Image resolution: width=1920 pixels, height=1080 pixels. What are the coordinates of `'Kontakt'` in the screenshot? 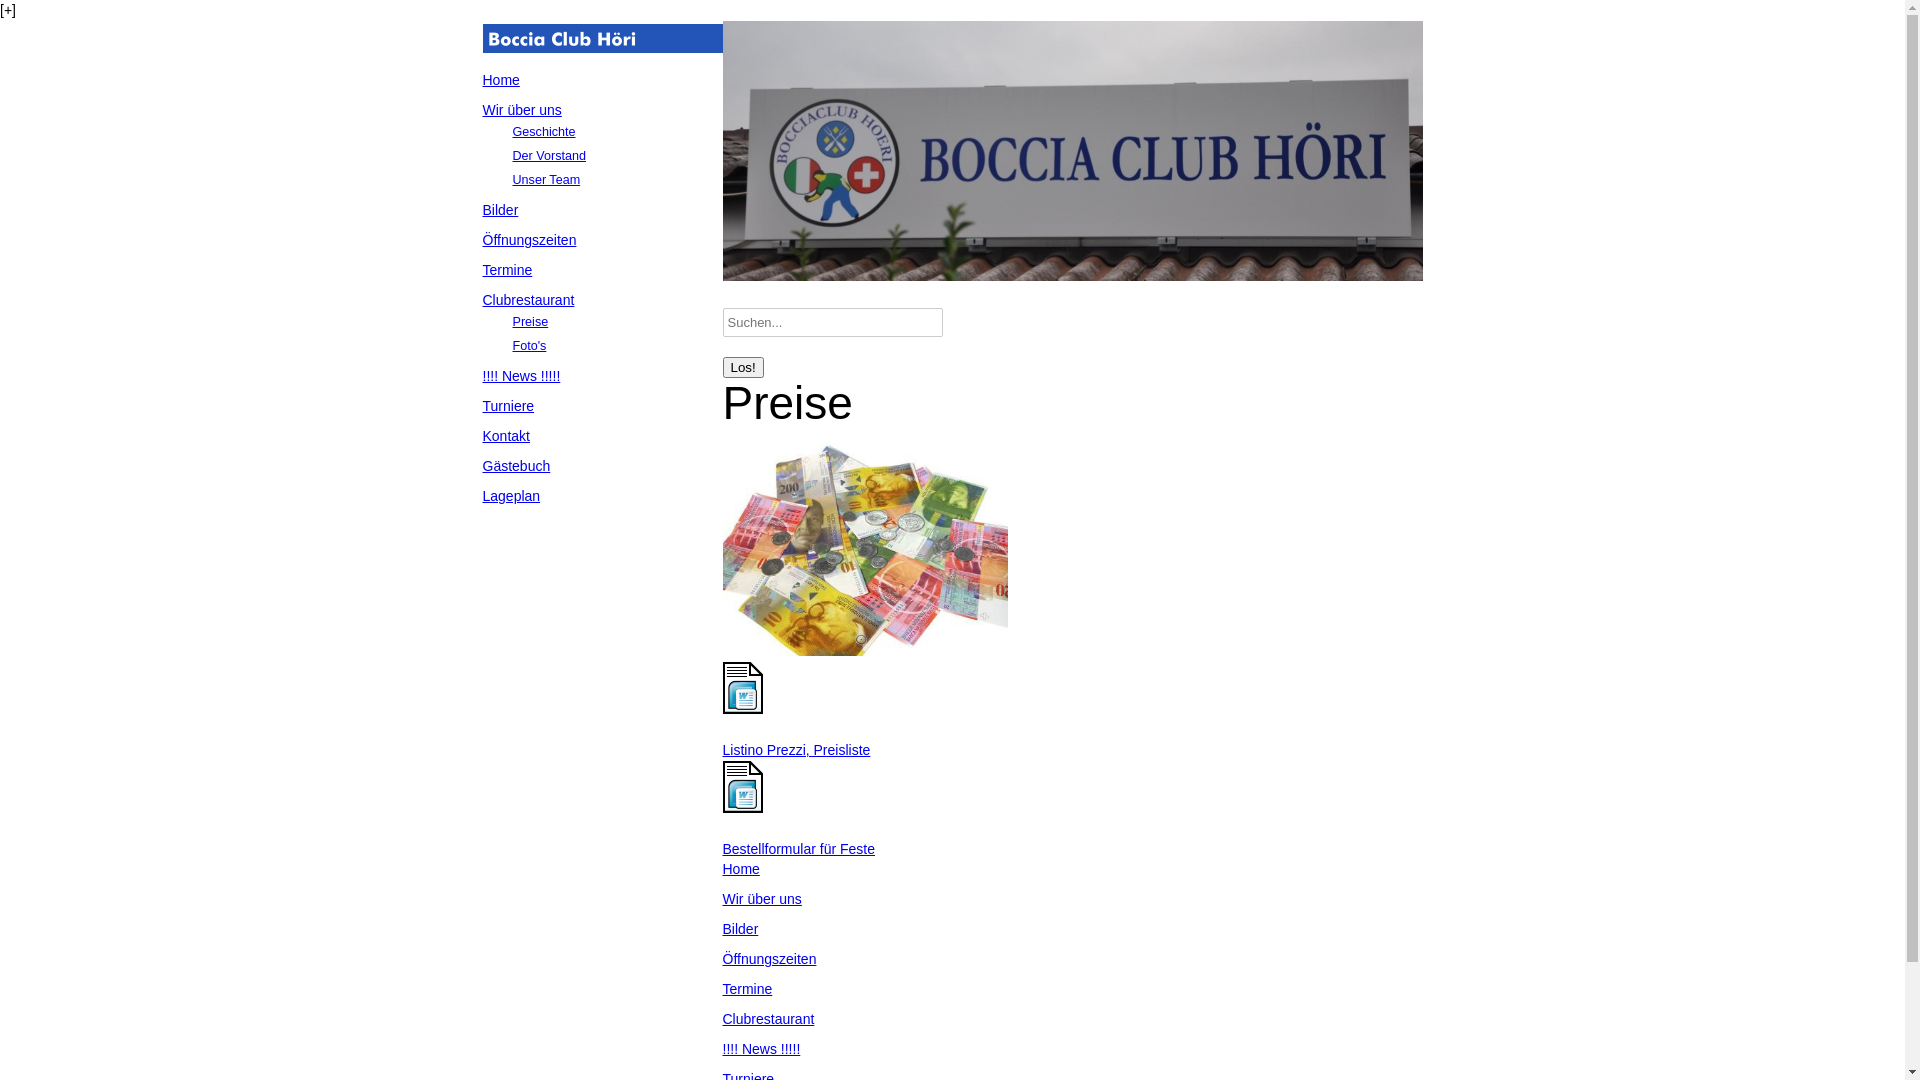 It's located at (505, 434).